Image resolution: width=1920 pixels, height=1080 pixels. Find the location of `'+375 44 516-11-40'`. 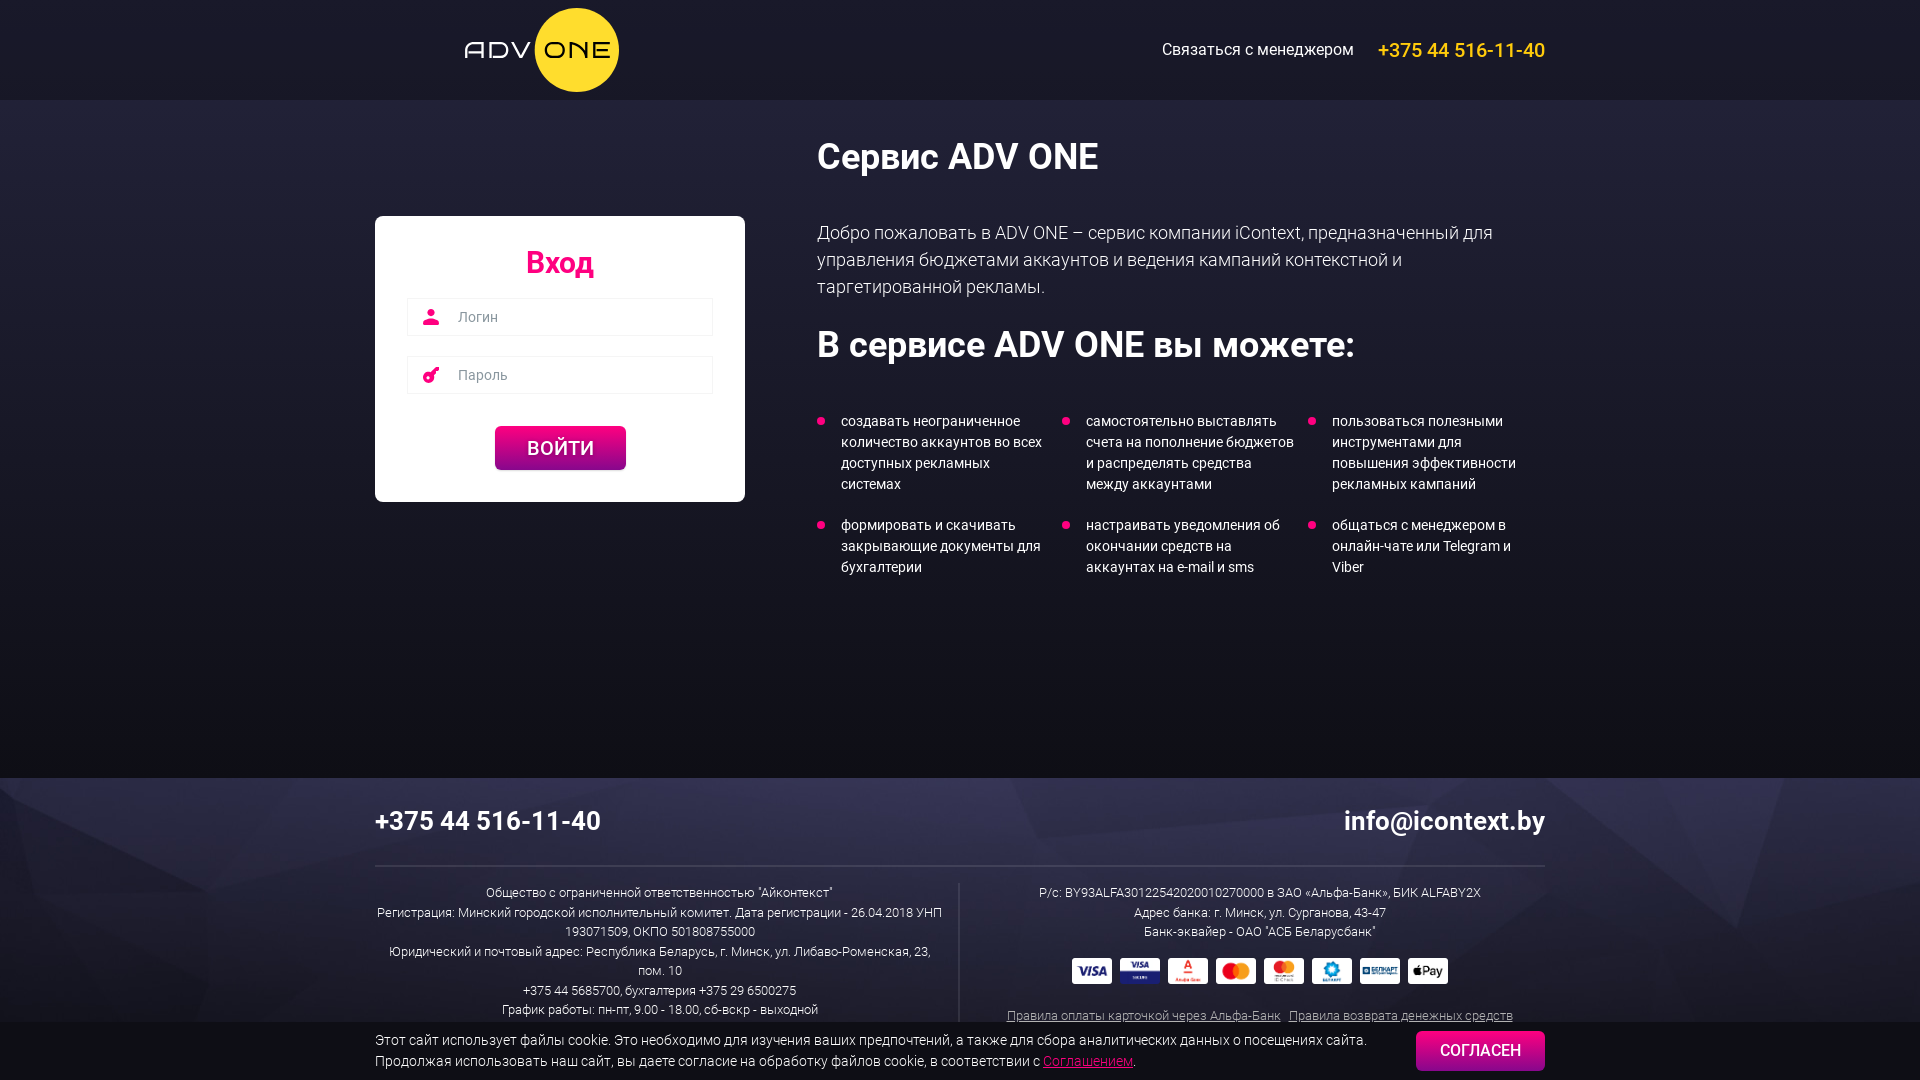

'+375 44 516-11-40' is located at coordinates (484, 821).